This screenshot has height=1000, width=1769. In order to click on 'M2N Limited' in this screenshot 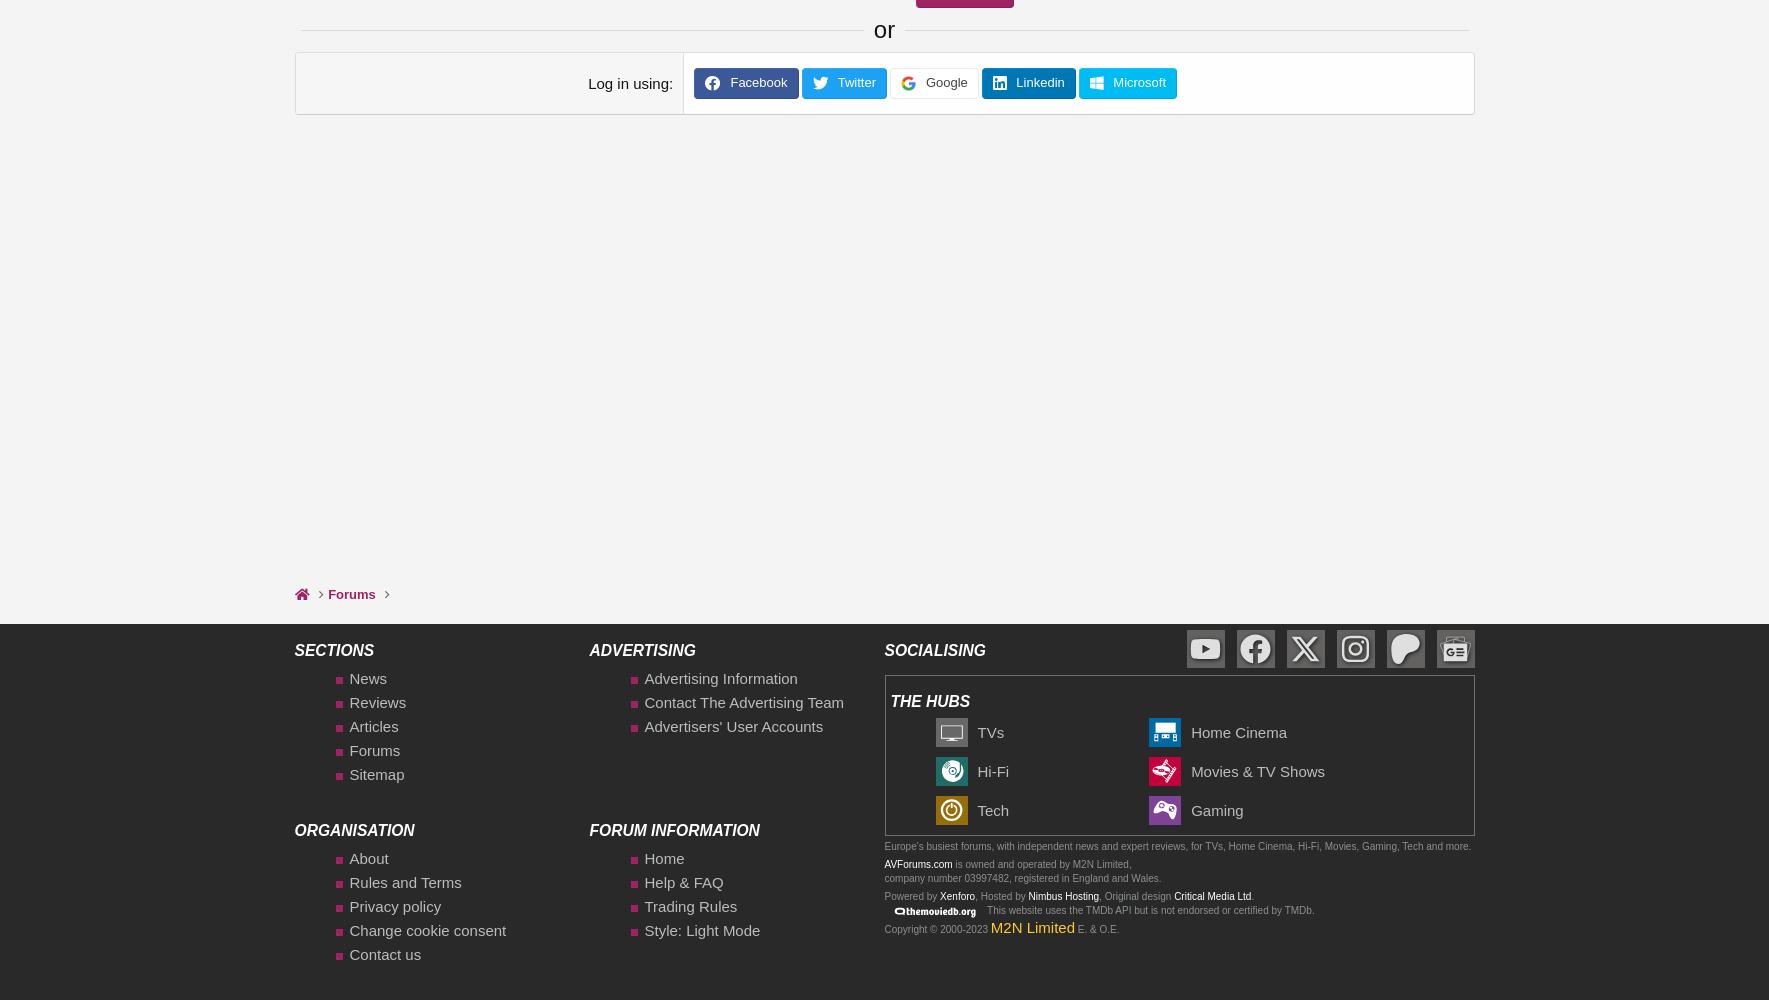, I will do `click(1032, 926)`.